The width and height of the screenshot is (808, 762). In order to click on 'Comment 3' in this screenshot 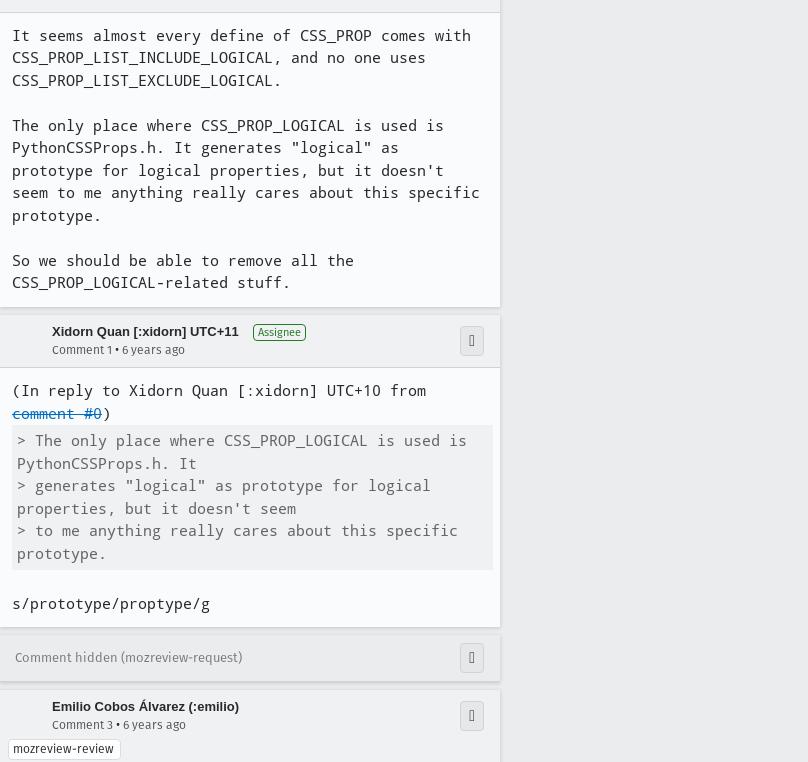, I will do `click(52, 724)`.